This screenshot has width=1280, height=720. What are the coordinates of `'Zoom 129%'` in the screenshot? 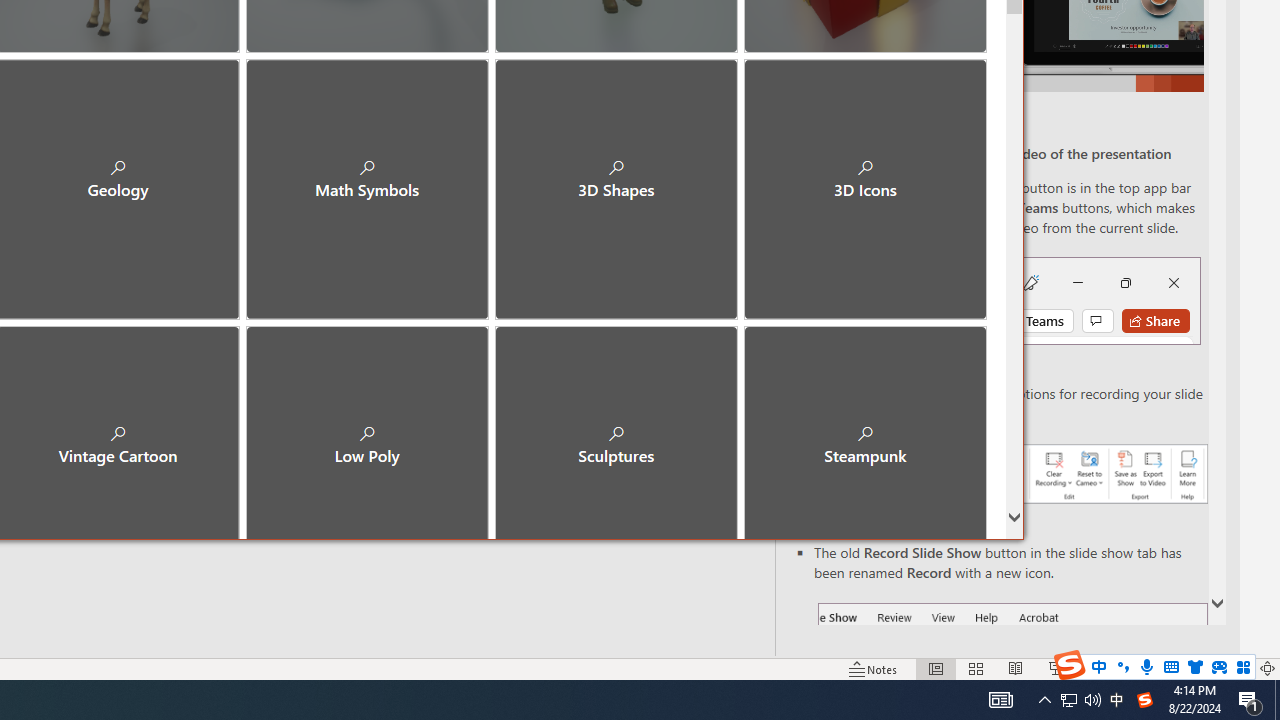 It's located at (1233, 669).